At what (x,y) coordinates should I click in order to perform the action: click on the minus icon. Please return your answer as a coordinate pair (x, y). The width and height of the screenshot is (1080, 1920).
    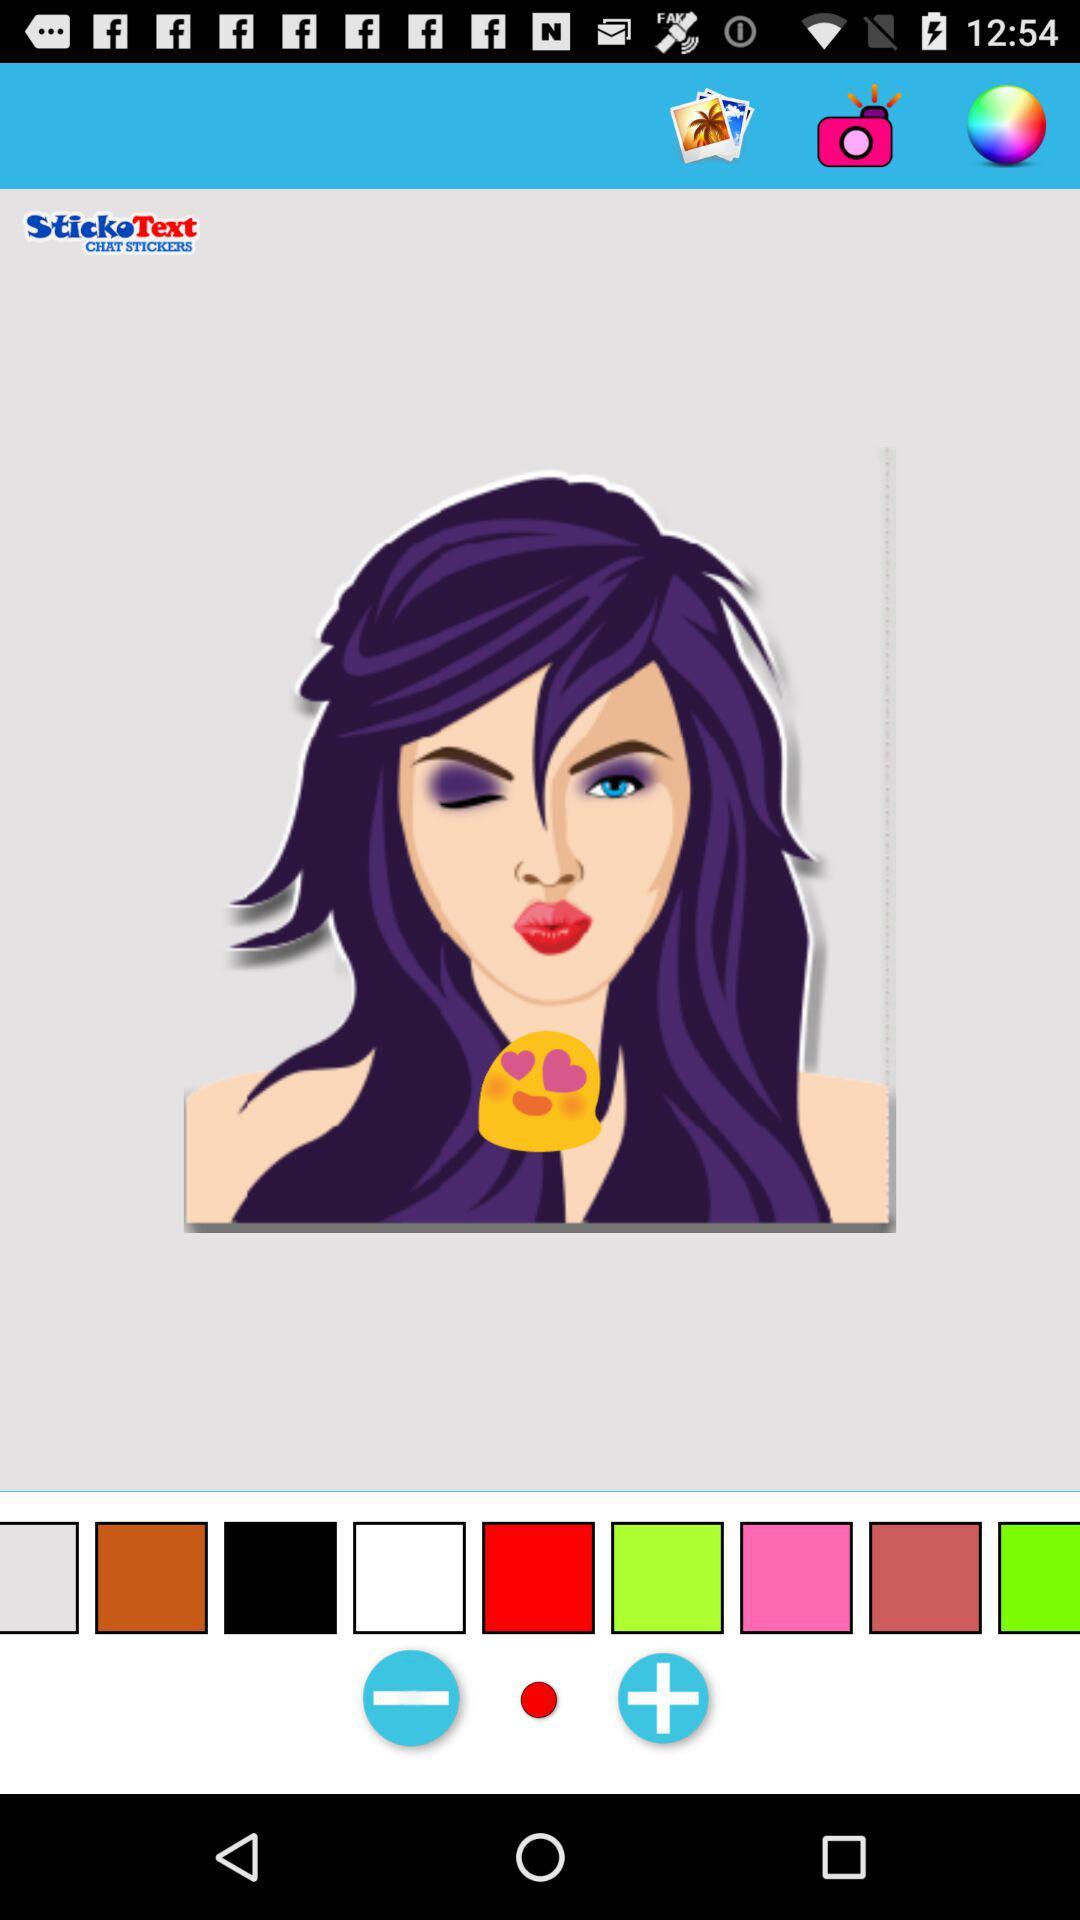
    Looking at the image, I should click on (412, 1820).